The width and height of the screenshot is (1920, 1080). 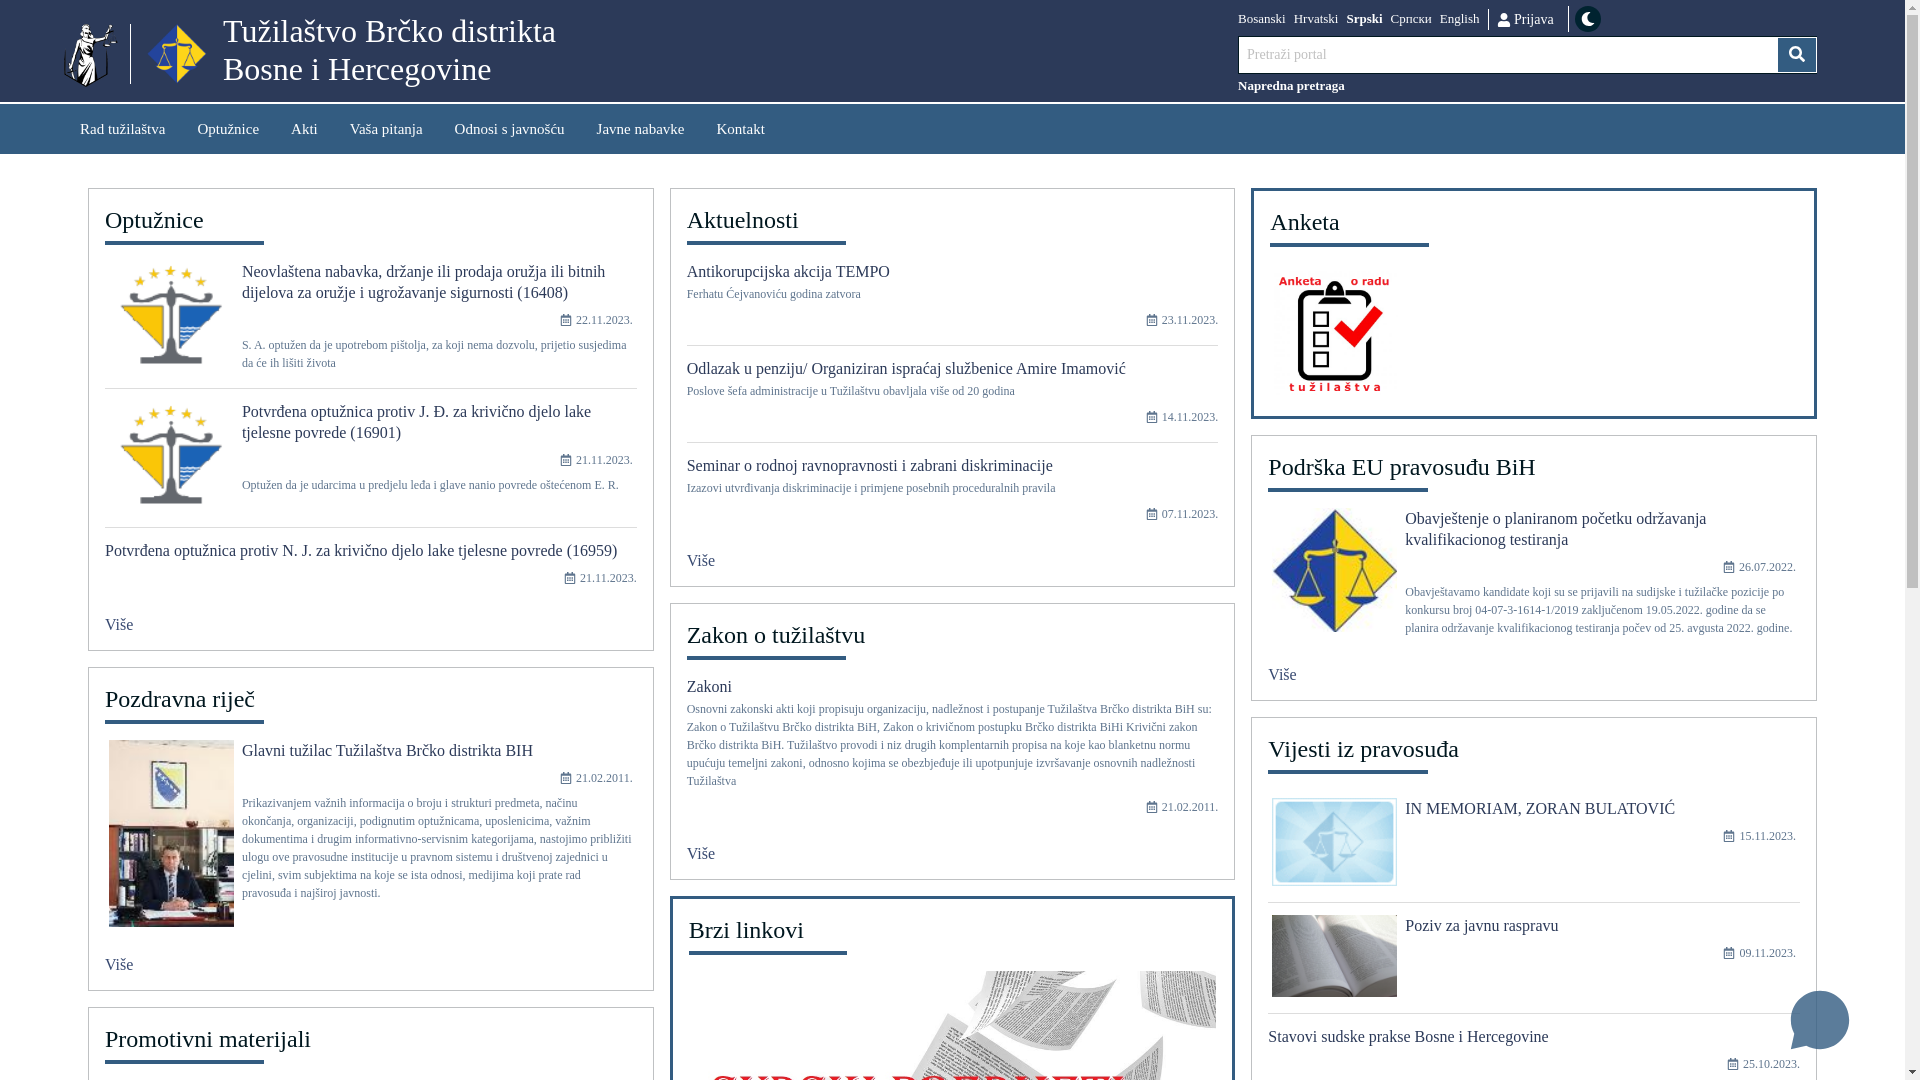 I want to click on 'Javne nabavke', so click(x=579, y=128).